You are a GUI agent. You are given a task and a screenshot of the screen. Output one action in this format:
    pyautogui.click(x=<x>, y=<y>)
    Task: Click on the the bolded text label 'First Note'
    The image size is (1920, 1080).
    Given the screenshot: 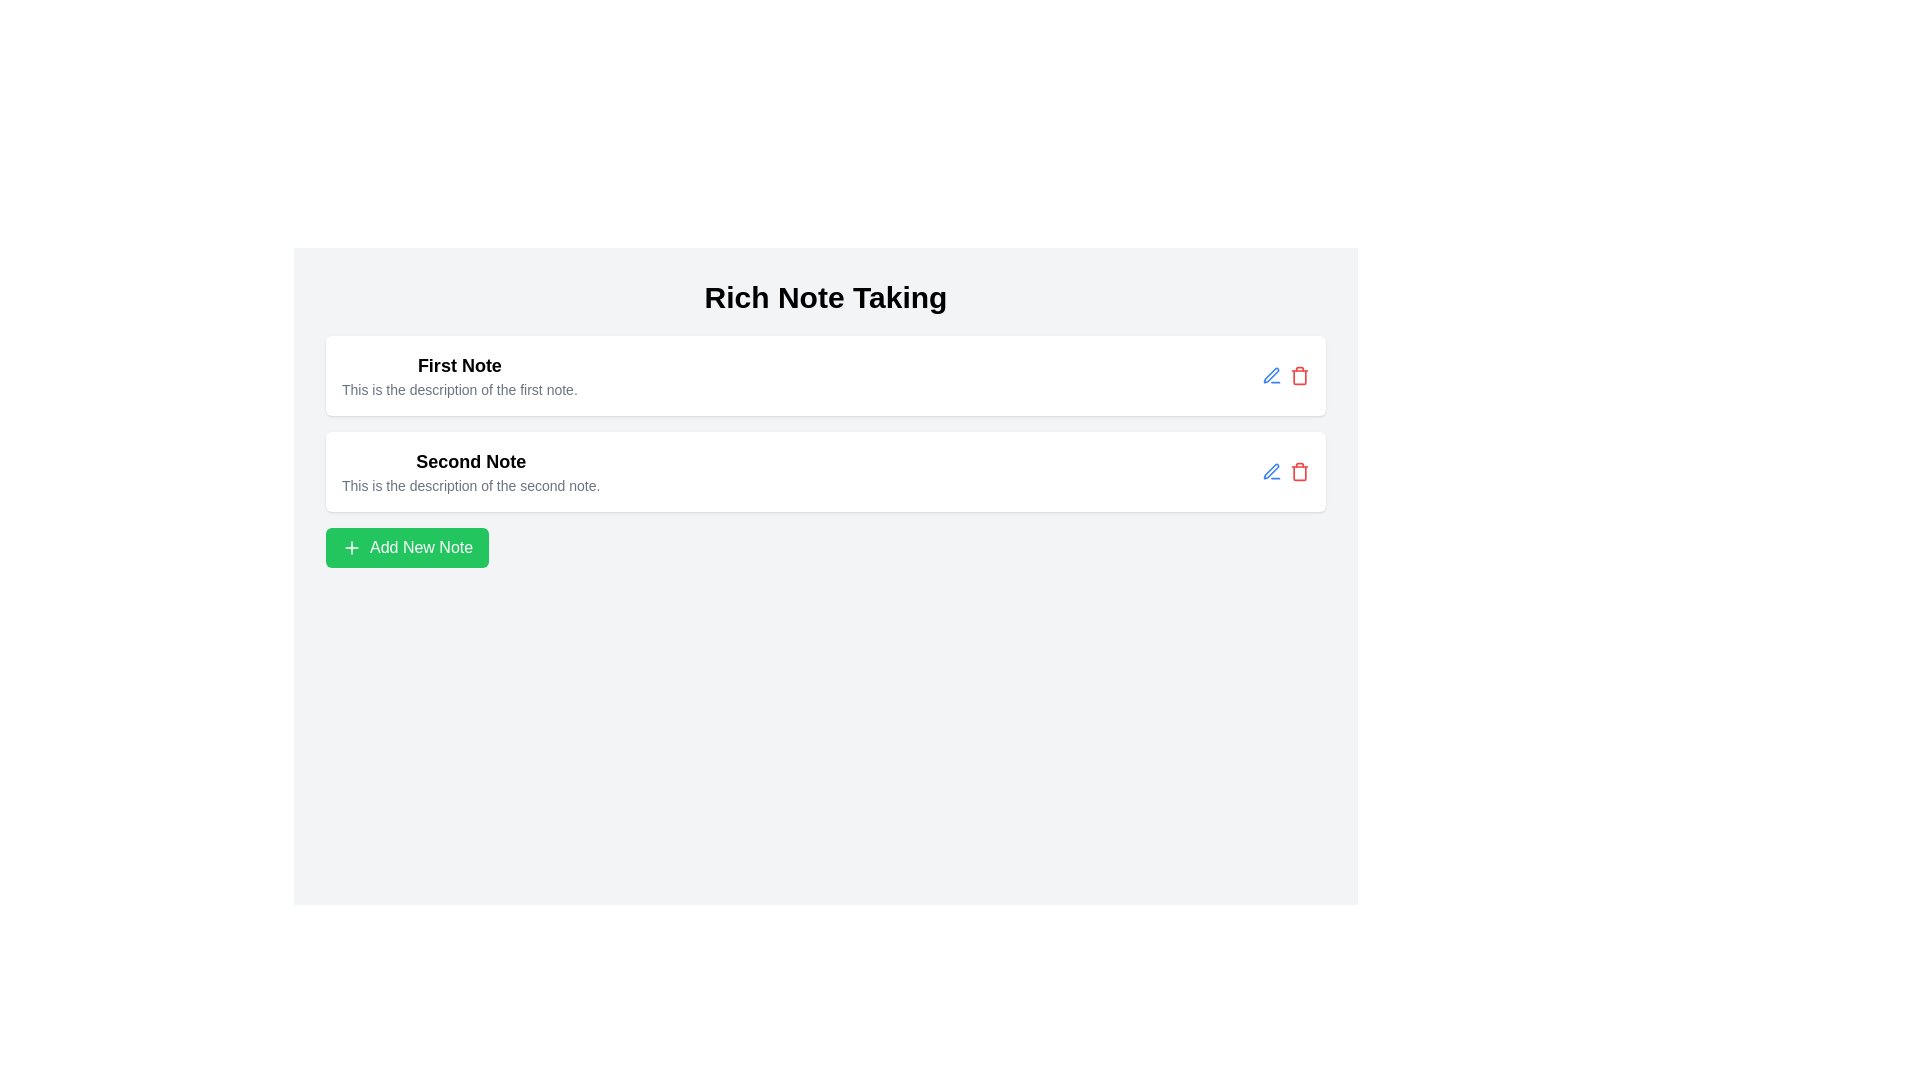 What is the action you would take?
    pyautogui.click(x=458, y=366)
    